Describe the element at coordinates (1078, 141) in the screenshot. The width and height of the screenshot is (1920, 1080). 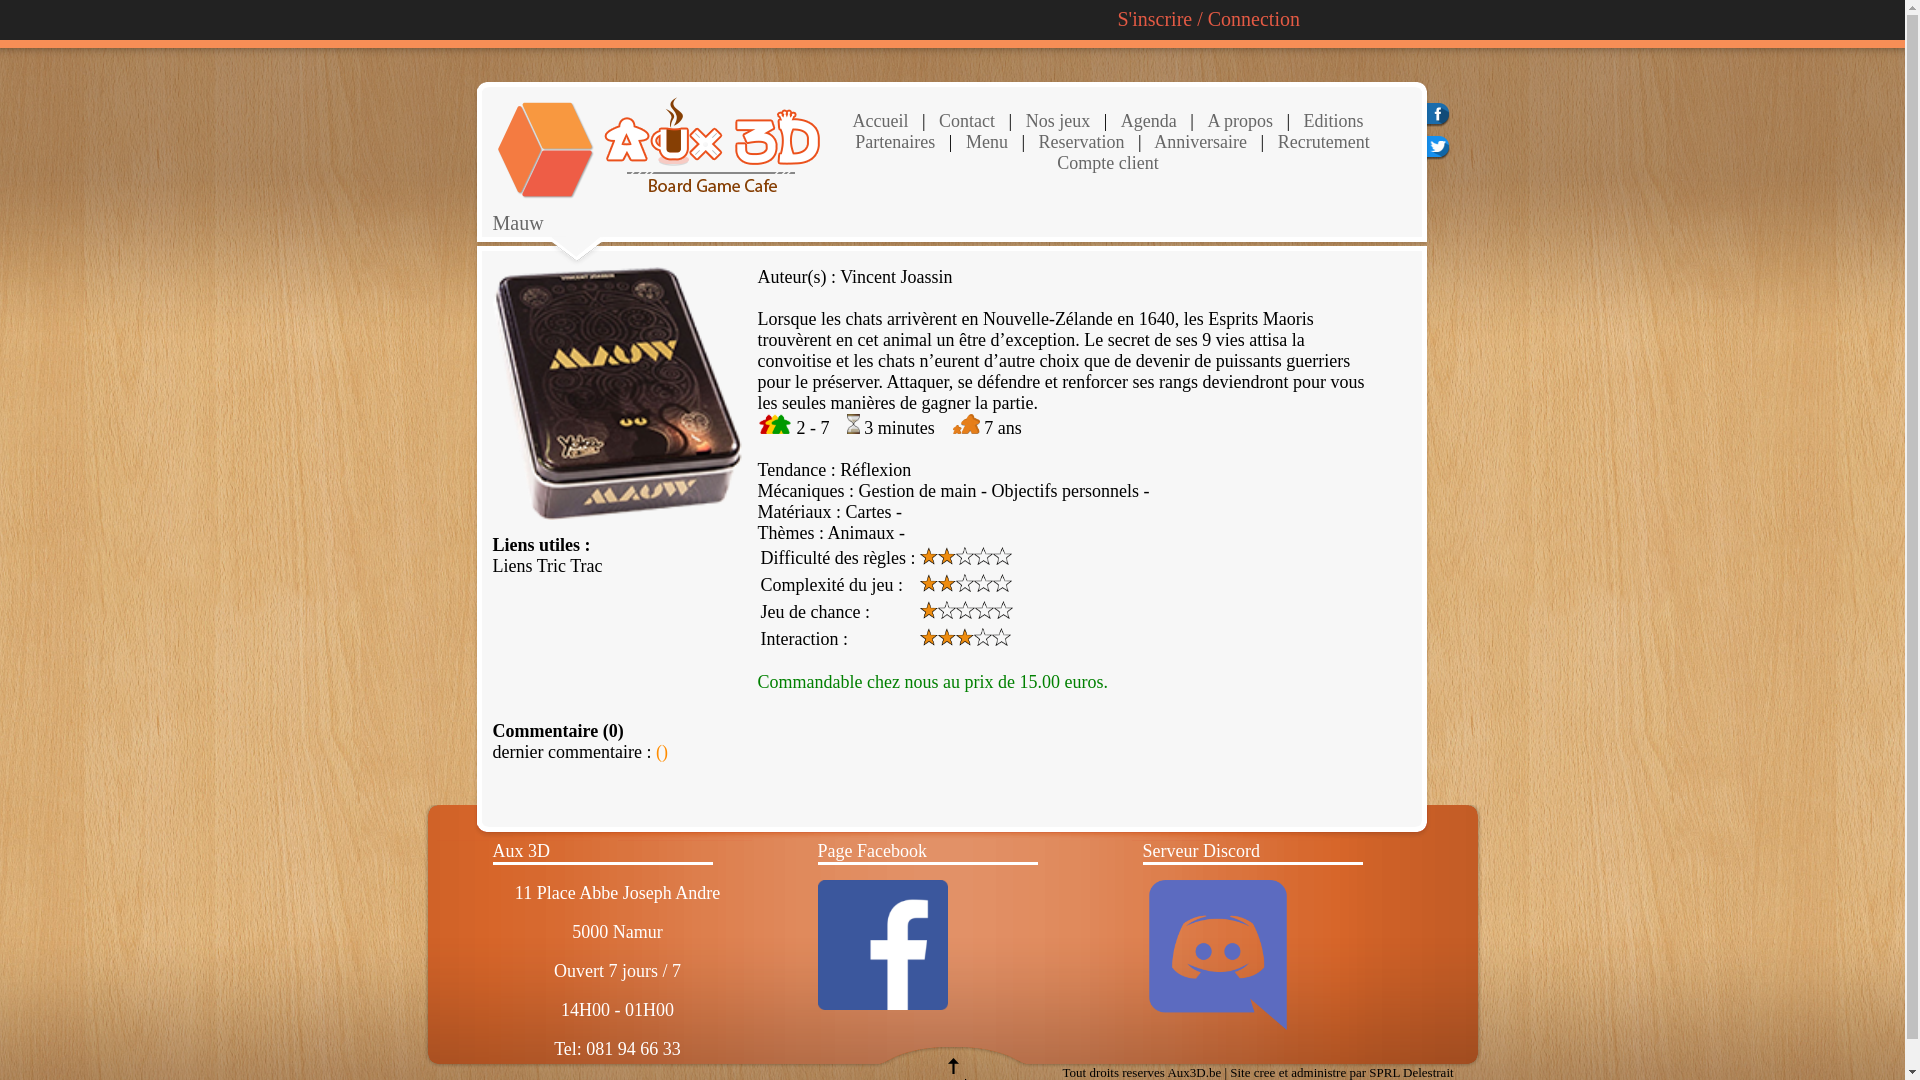
I see `'Reservation'` at that location.